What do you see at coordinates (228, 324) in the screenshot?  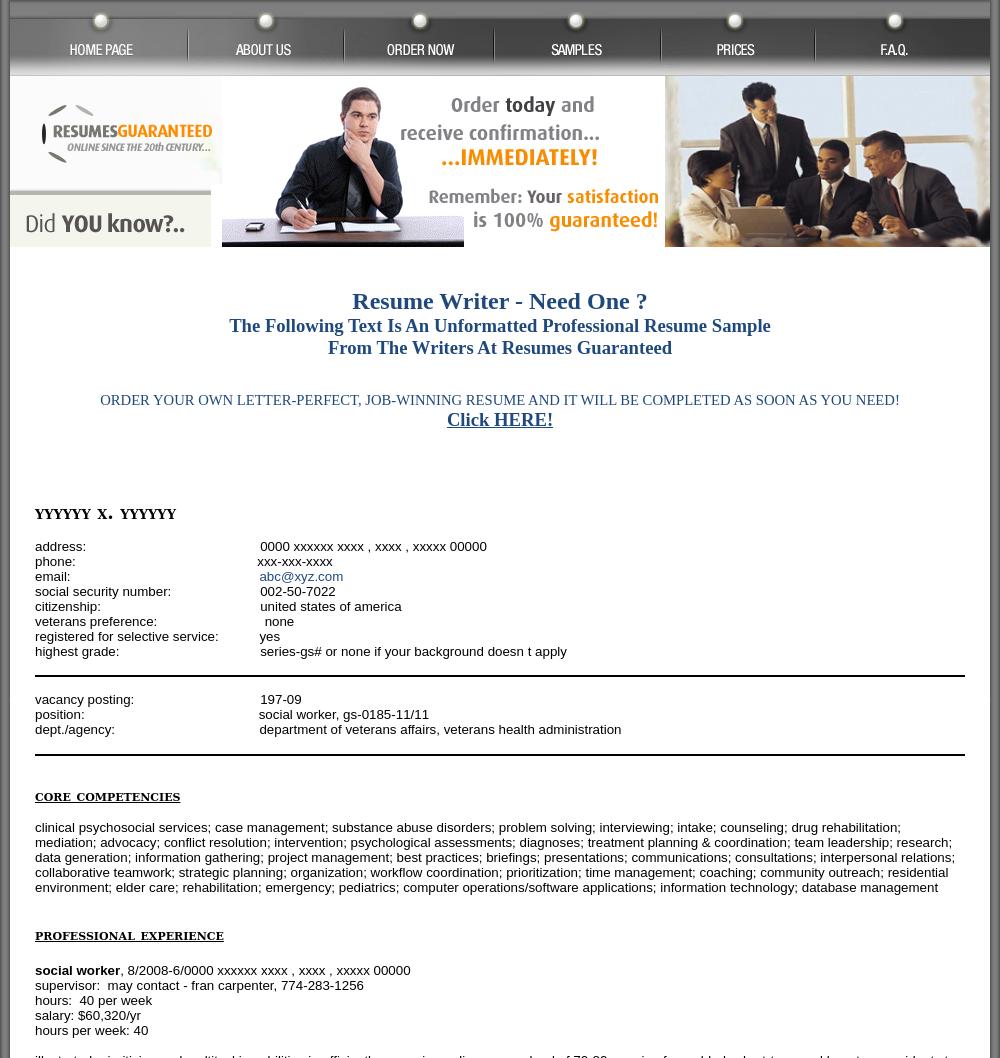 I see `'The Following Text Is An Unformatted Professional Resume Sample'` at bounding box center [228, 324].